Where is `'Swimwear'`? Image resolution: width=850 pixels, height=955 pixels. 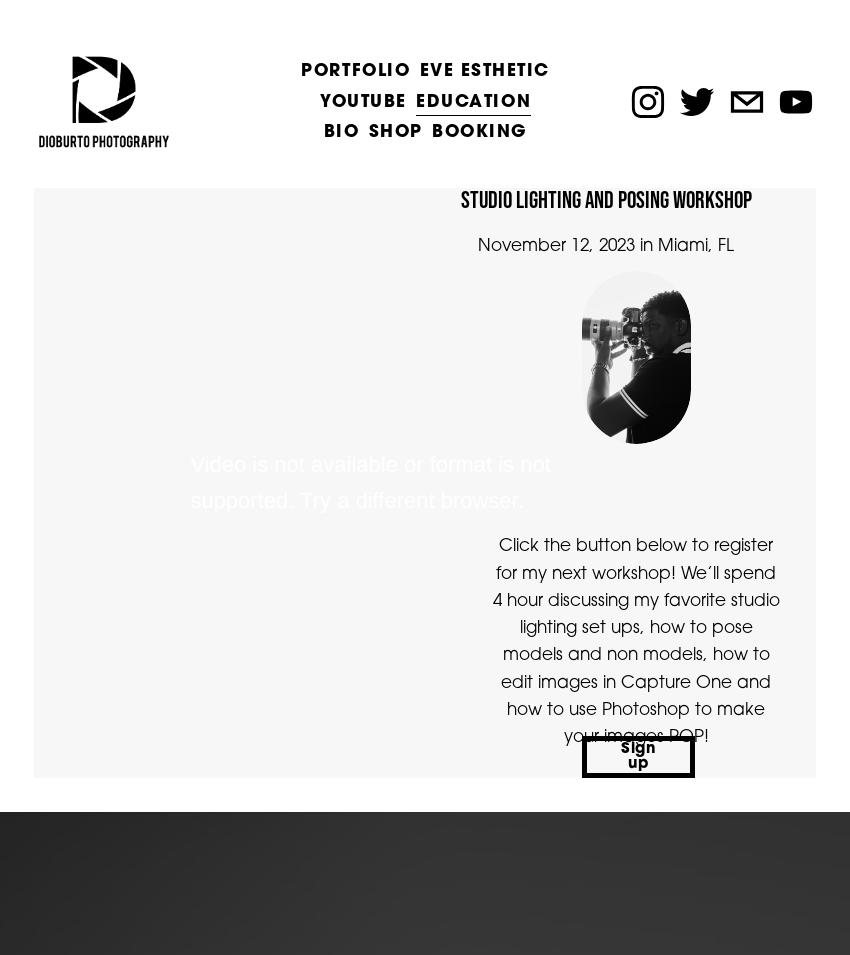 'Swimwear' is located at coordinates (300, 345).